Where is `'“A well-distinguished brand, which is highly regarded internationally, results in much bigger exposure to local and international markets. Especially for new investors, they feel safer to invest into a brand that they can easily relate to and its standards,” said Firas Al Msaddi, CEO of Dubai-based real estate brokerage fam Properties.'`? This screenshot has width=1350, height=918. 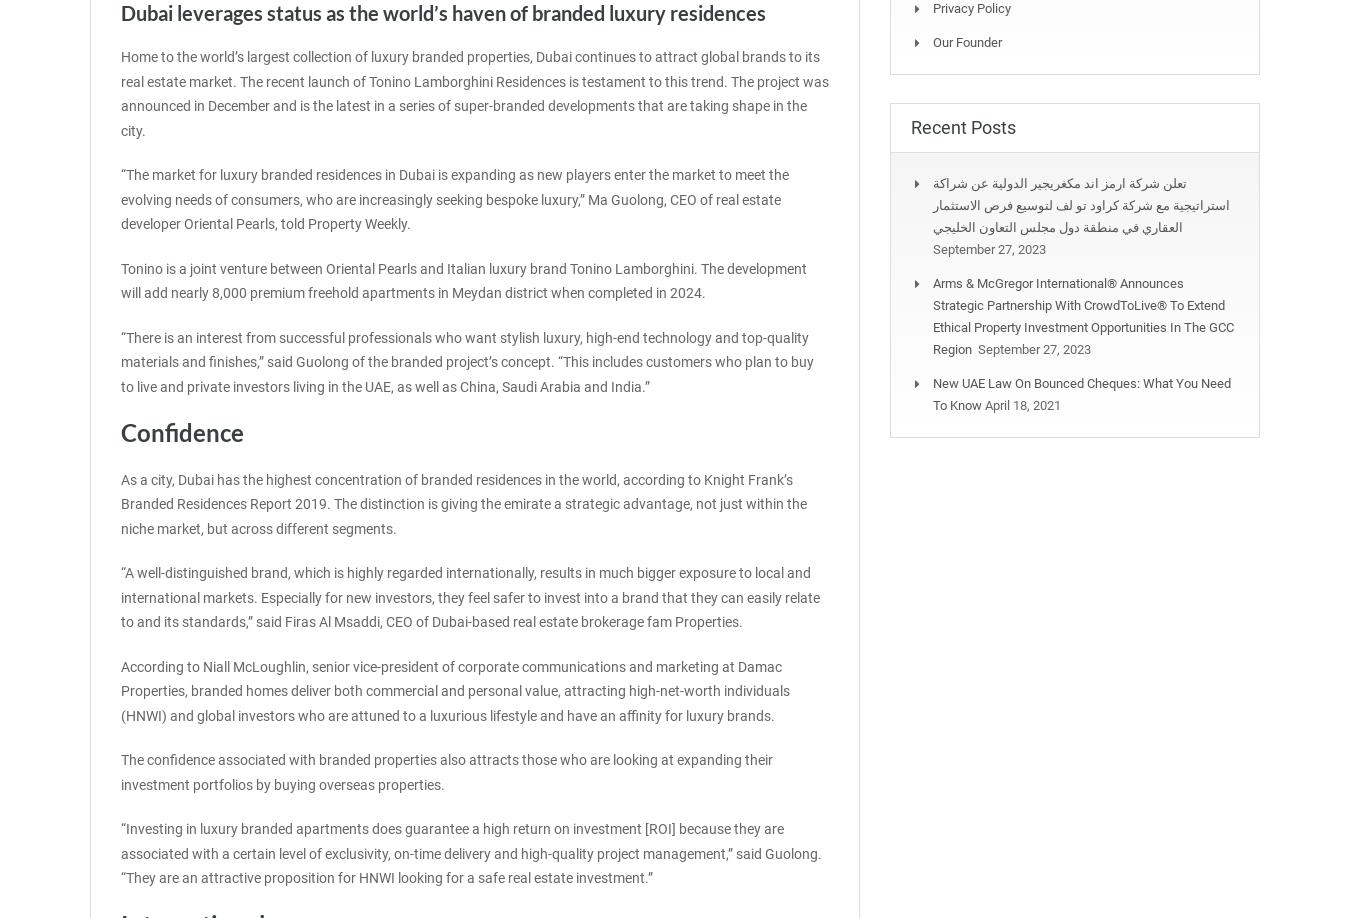
'“A well-distinguished brand, which is highly regarded internationally, results in much bigger exposure to local and international markets. Especially for new investors, they feel safer to invest into a brand that they can easily relate to and its standards,” said Firas Al Msaddi, CEO of Dubai-based real estate brokerage fam Properties.' is located at coordinates (469, 596).